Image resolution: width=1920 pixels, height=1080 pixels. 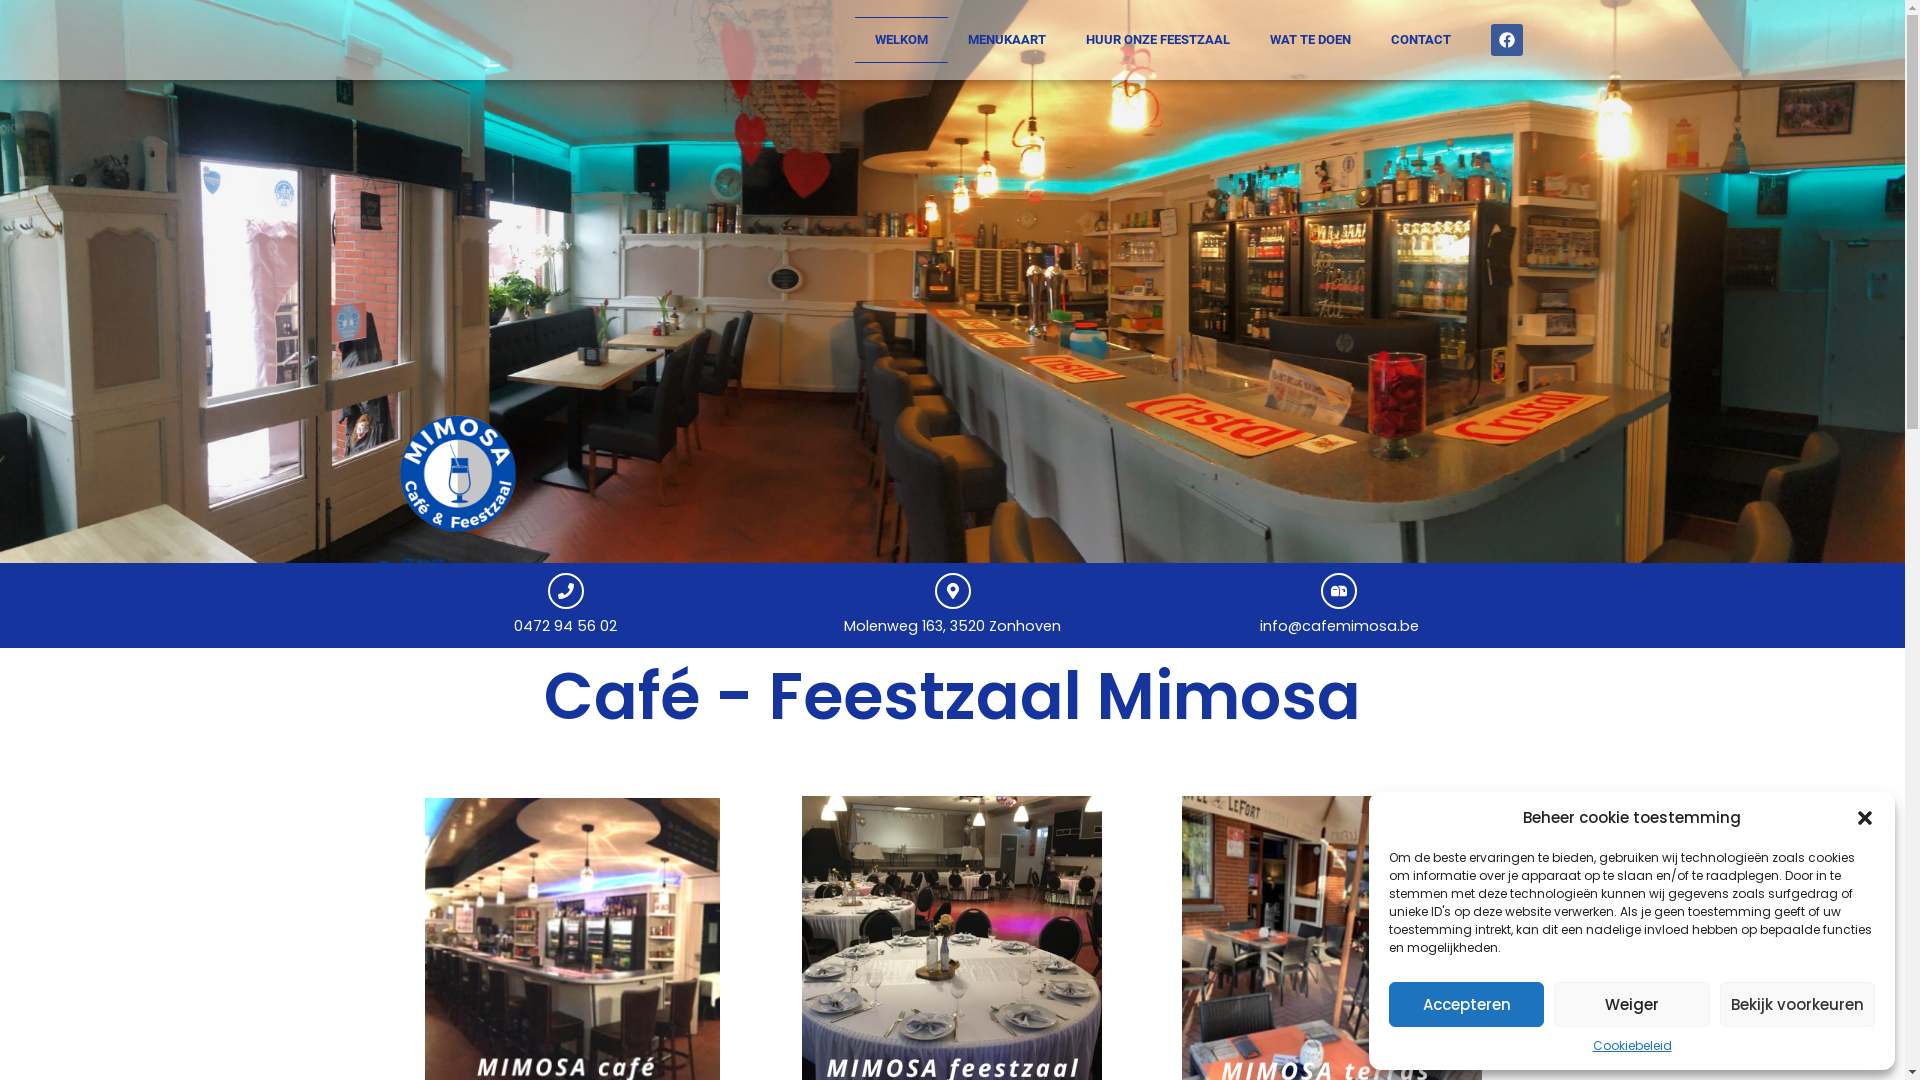 I want to click on 'Accepteren', so click(x=1466, y=1004).